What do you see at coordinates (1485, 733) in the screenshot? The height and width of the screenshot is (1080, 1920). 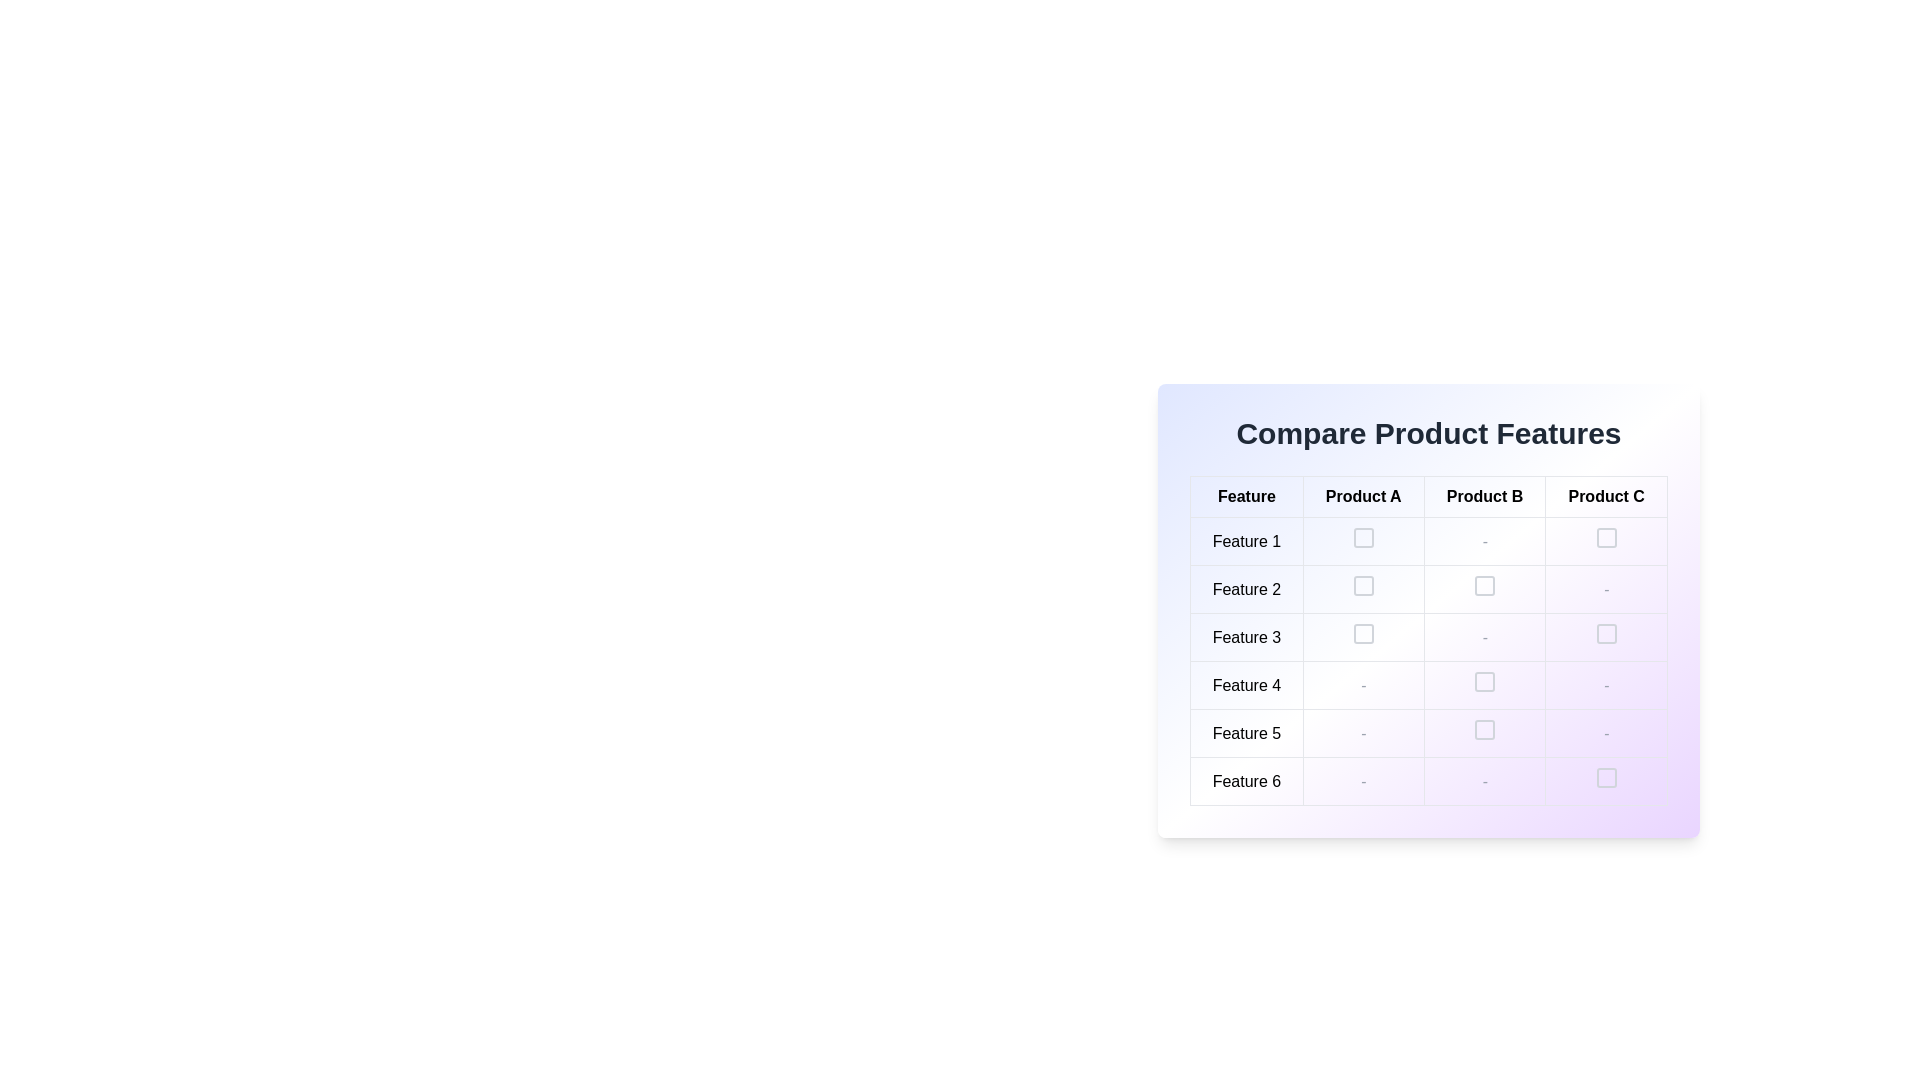 I see `the checkbox located in the 'Feature 5' row and 'Product B' column using tab navigation` at bounding box center [1485, 733].